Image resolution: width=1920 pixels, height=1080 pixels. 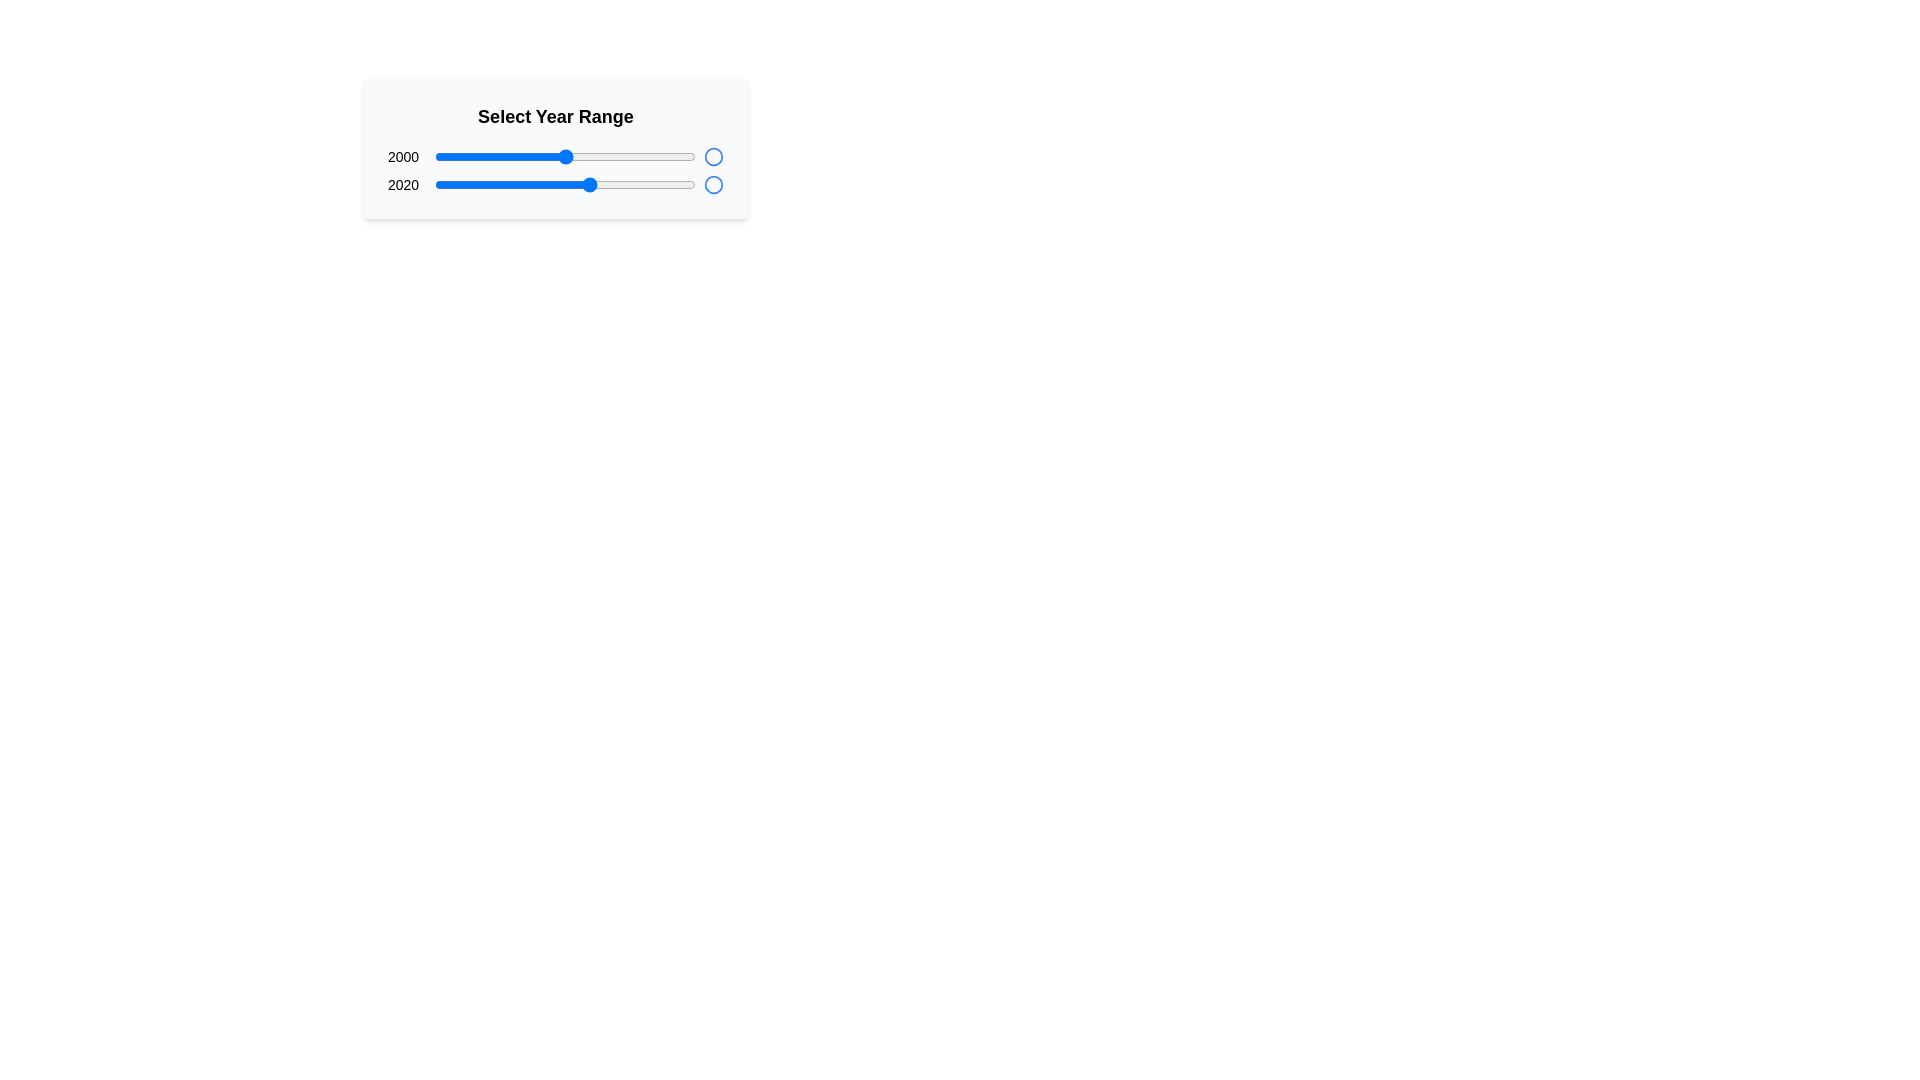 What do you see at coordinates (602, 156) in the screenshot?
I see `the year` at bounding box center [602, 156].